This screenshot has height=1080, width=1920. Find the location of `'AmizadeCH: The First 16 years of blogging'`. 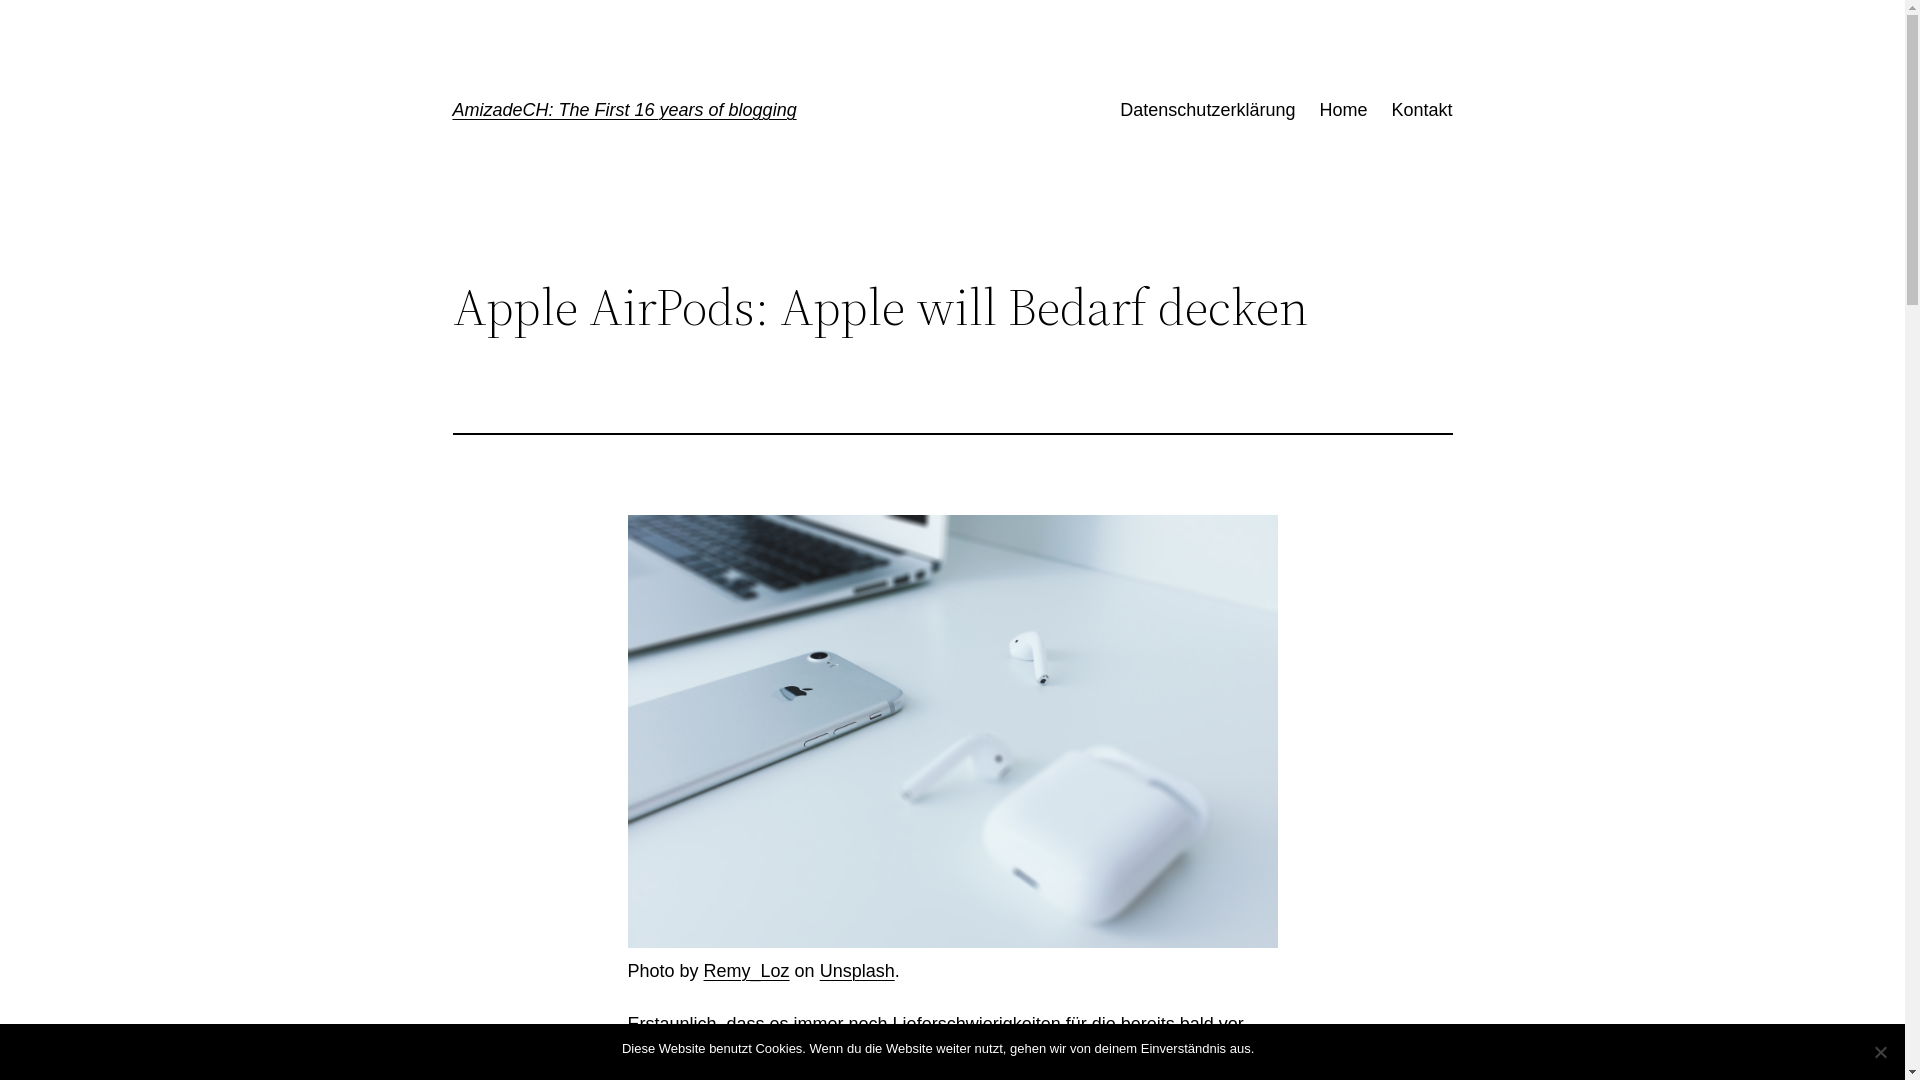

'AmizadeCH: The First 16 years of blogging' is located at coordinates (623, 110).